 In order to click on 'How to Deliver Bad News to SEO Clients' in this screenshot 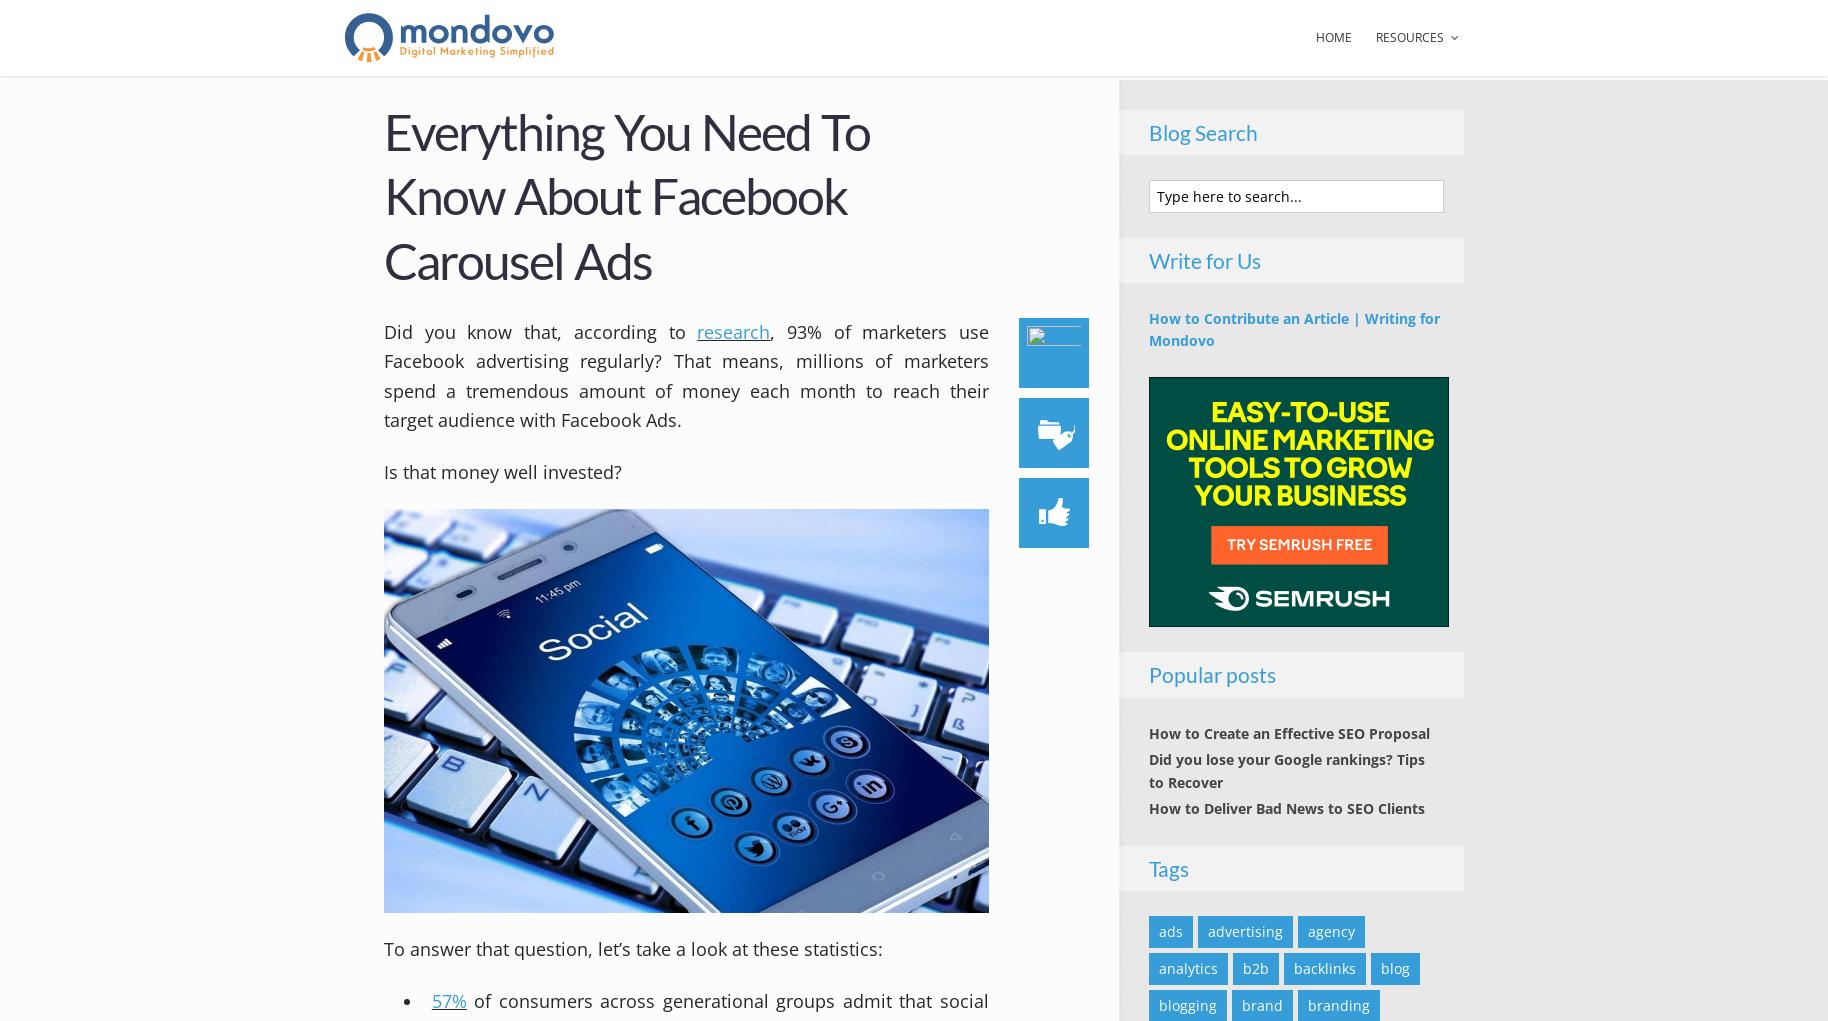, I will do `click(1286, 807)`.